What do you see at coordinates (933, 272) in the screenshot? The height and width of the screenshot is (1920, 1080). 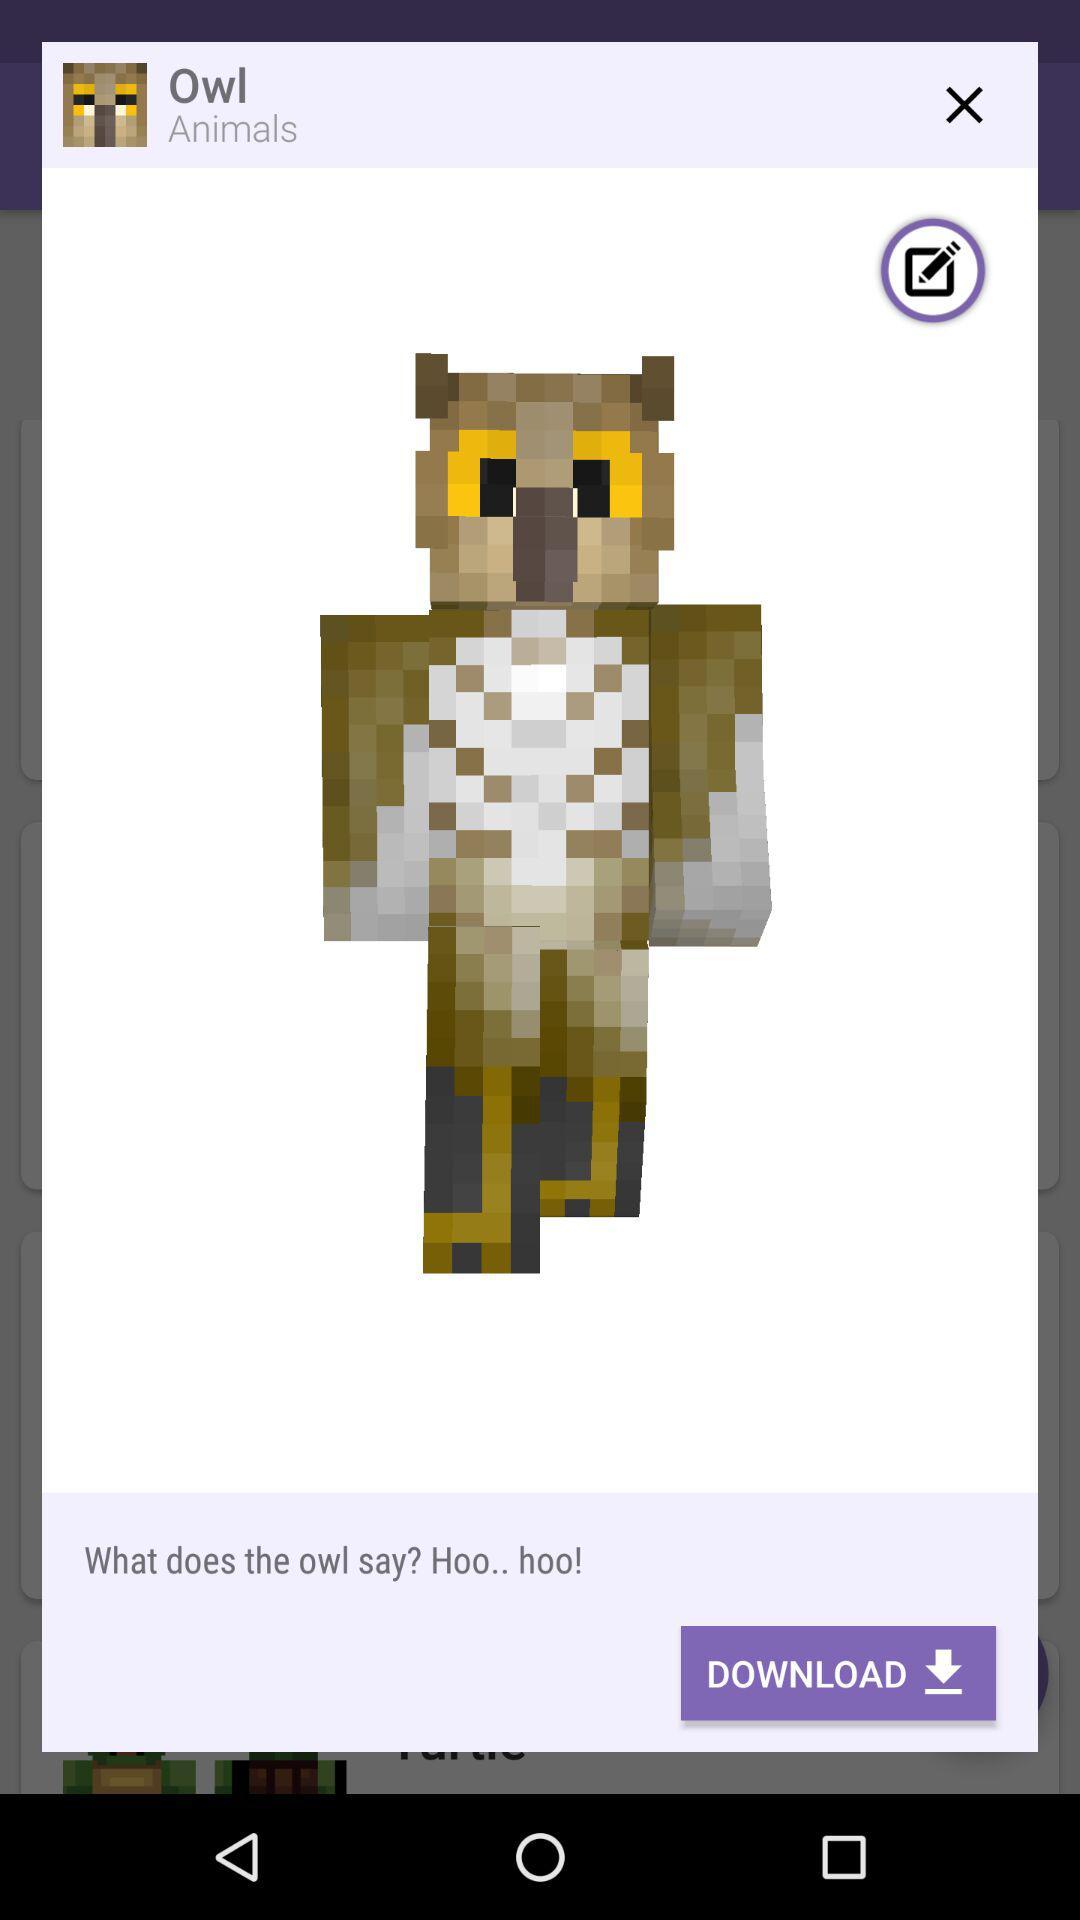 I see `the edit icon` at bounding box center [933, 272].